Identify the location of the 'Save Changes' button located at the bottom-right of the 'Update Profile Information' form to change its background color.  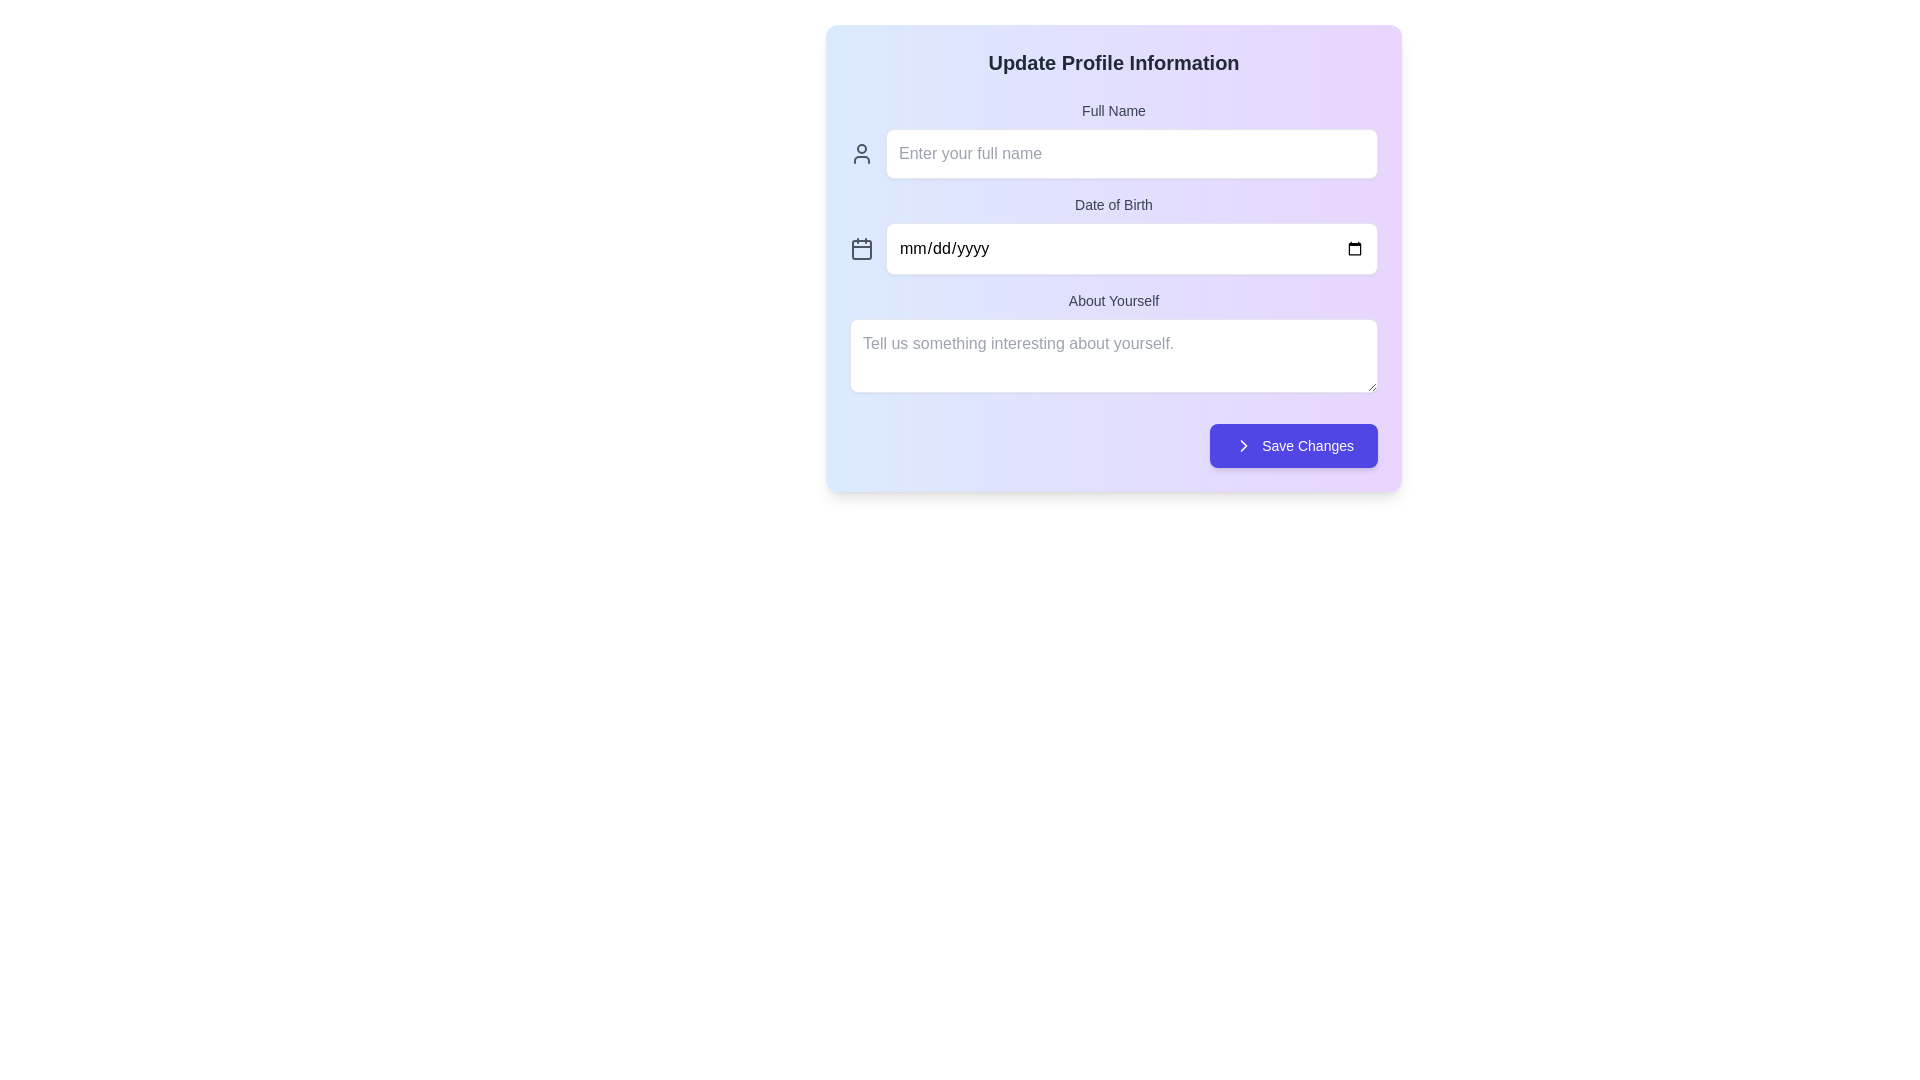
(1294, 445).